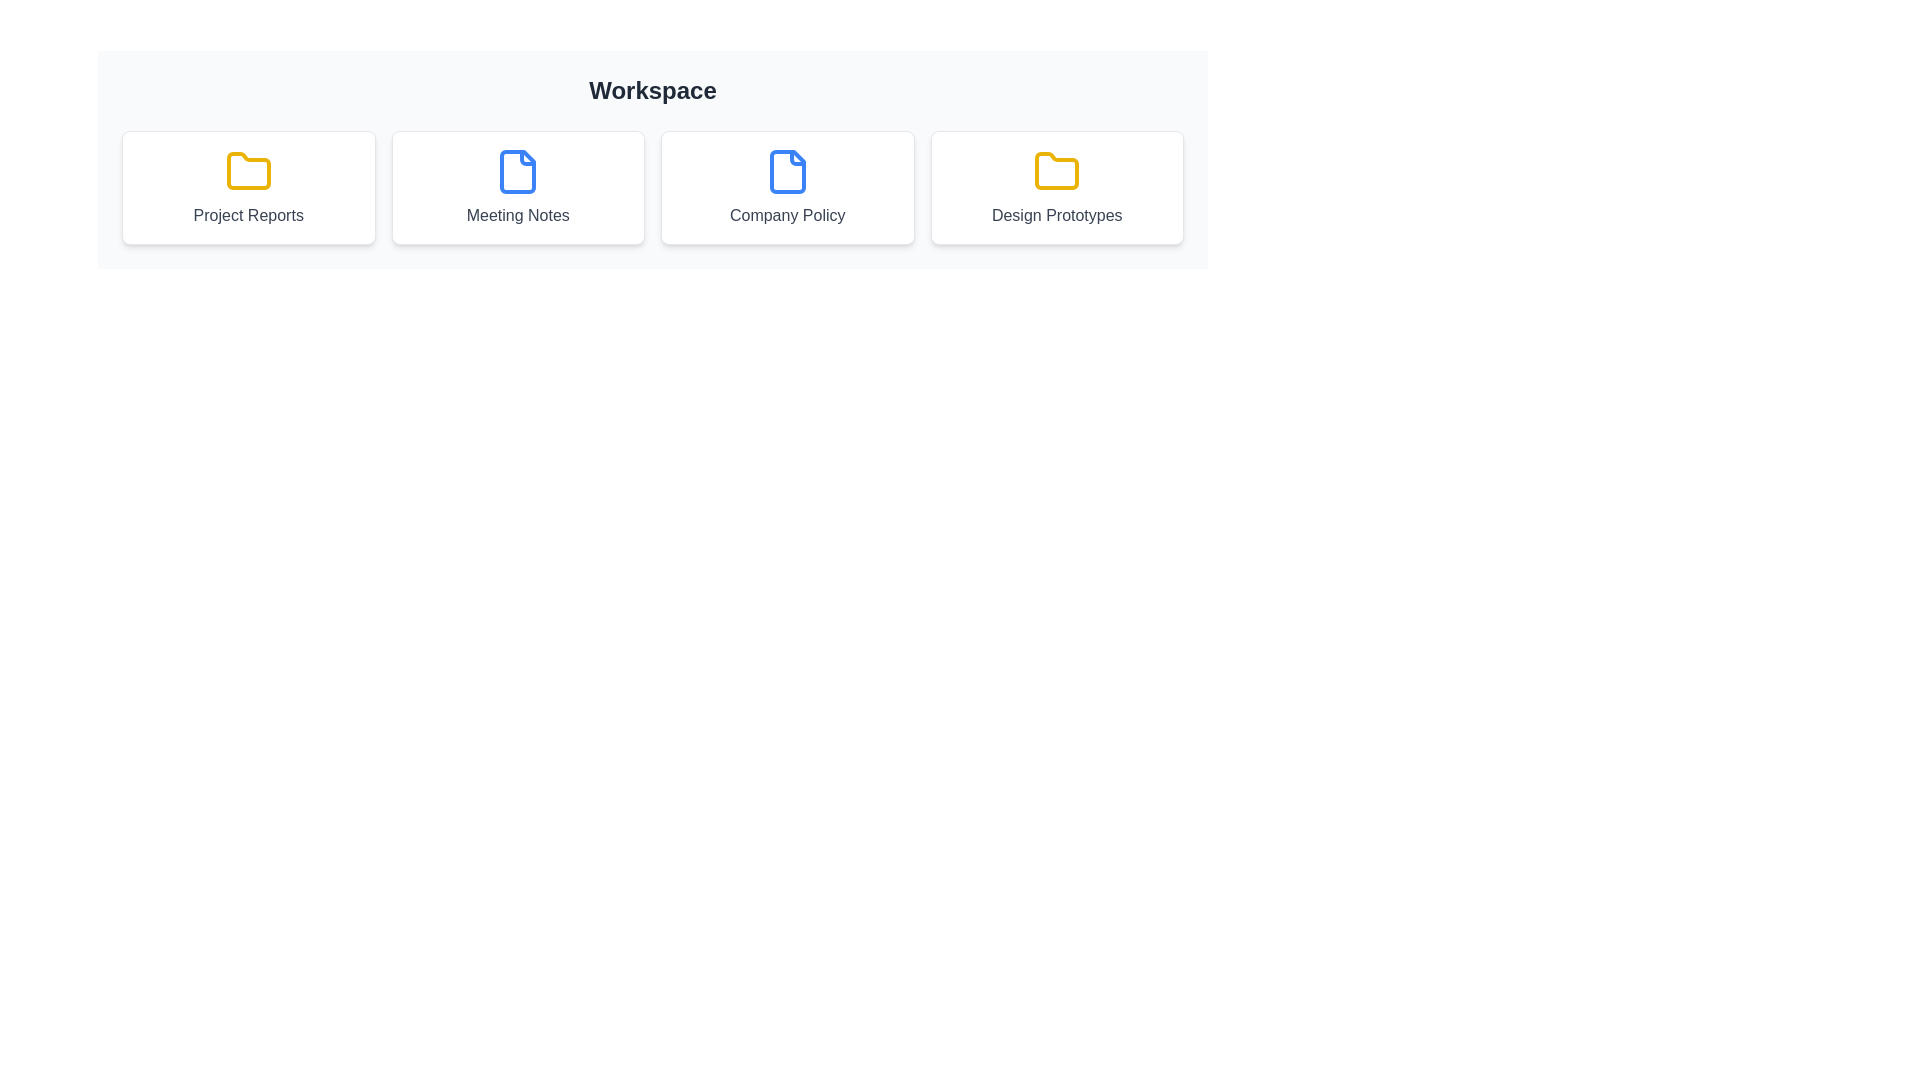 Image resolution: width=1920 pixels, height=1080 pixels. What do you see at coordinates (1056, 188) in the screenshot?
I see `the 'Design Prototypes' card, which is a rectangular card with a white background and a yellow folder icon at the top center, located` at bounding box center [1056, 188].